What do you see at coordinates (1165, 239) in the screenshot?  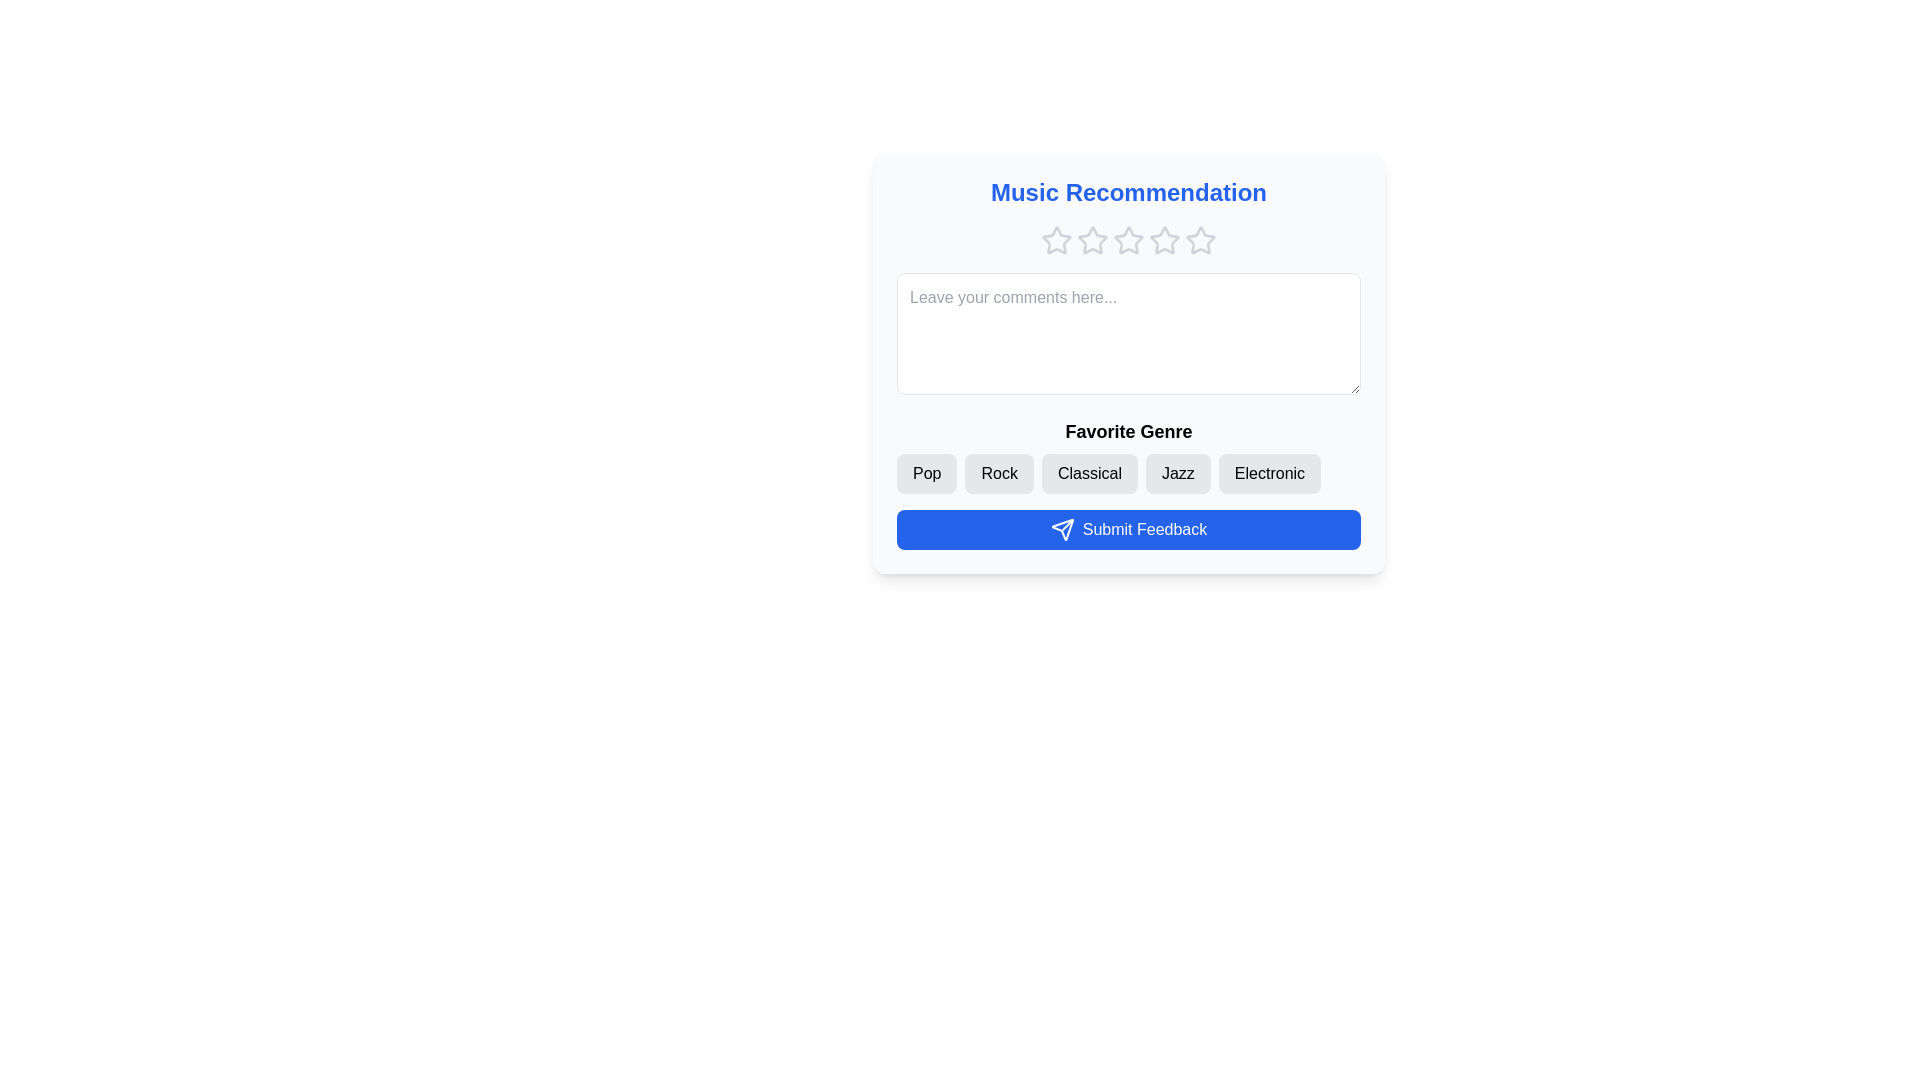 I see `the fourth star icon in the Music Recommendation section` at bounding box center [1165, 239].